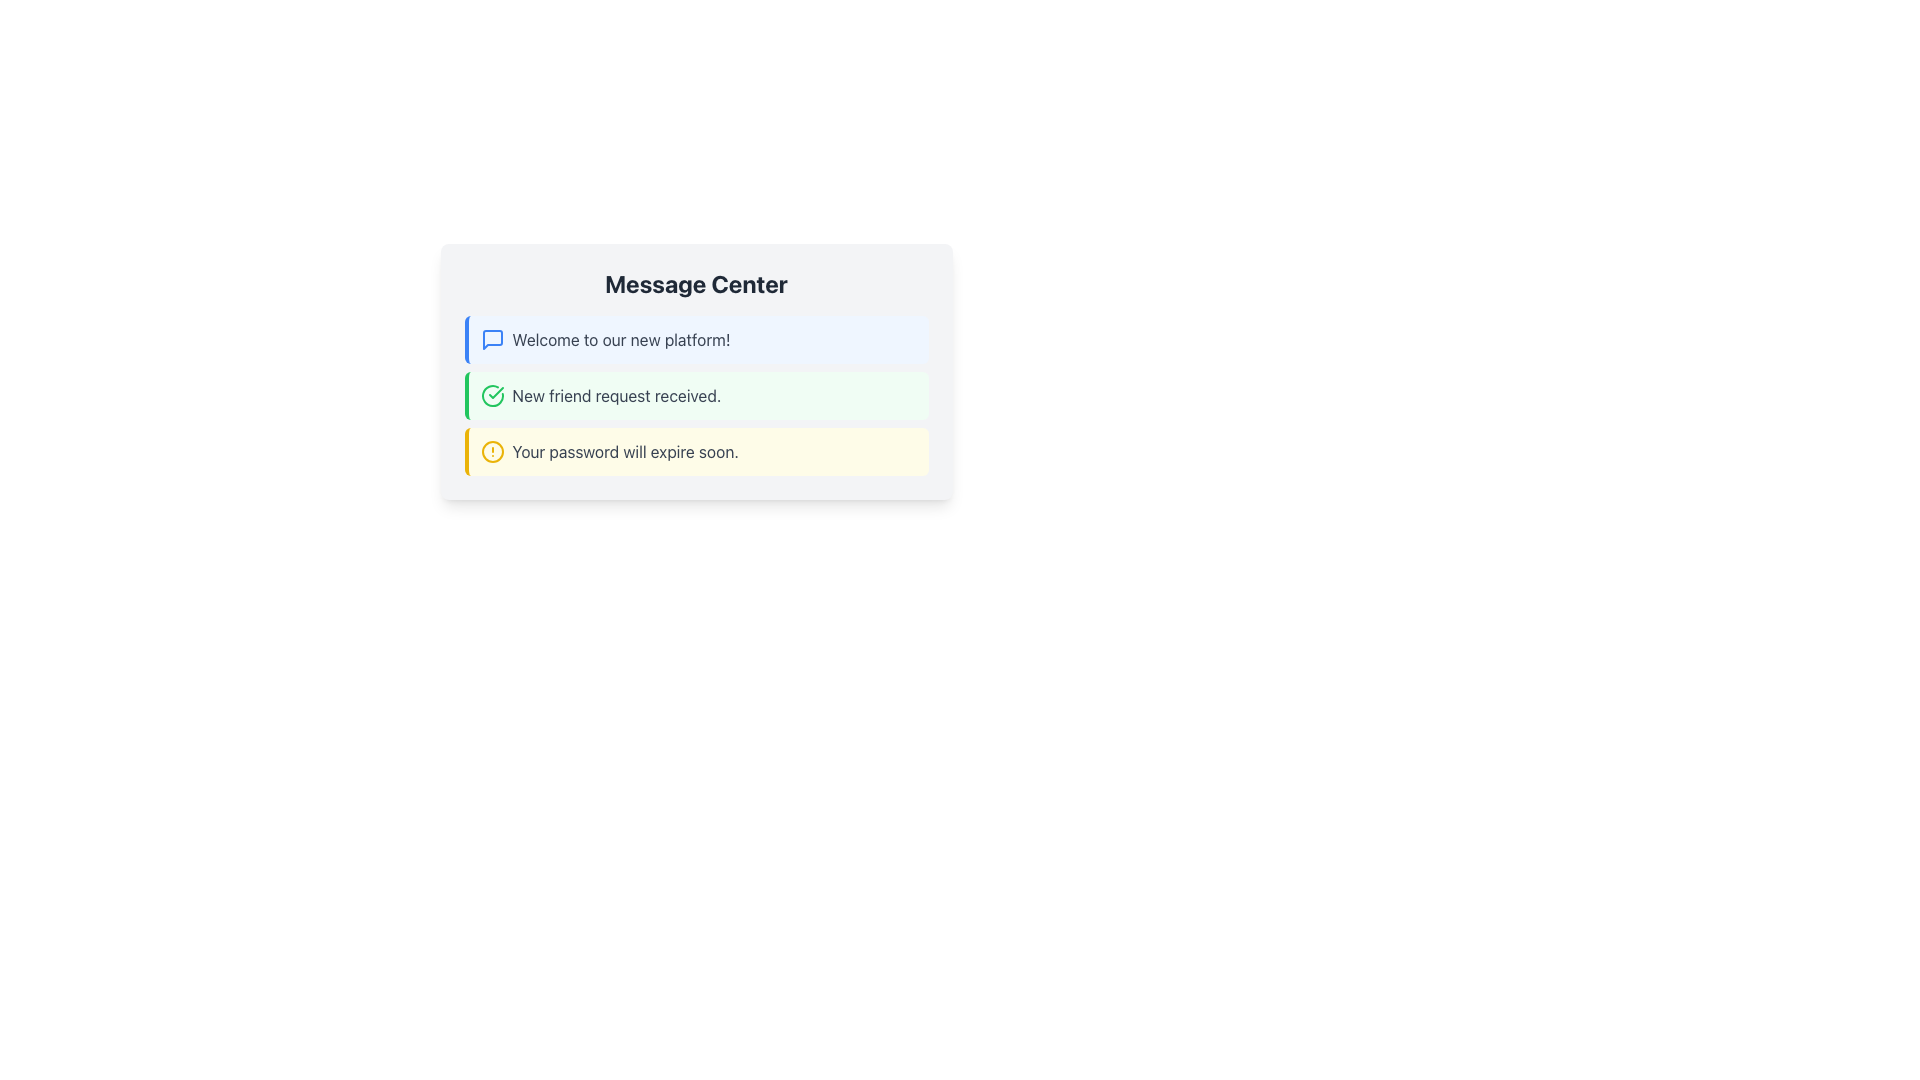 This screenshot has width=1920, height=1080. What do you see at coordinates (615, 396) in the screenshot?
I see `the static text element that conveys the message 'New friend request received.', located in the middle of a notification card, aligned with the checkmark icon to its left` at bounding box center [615, 396].